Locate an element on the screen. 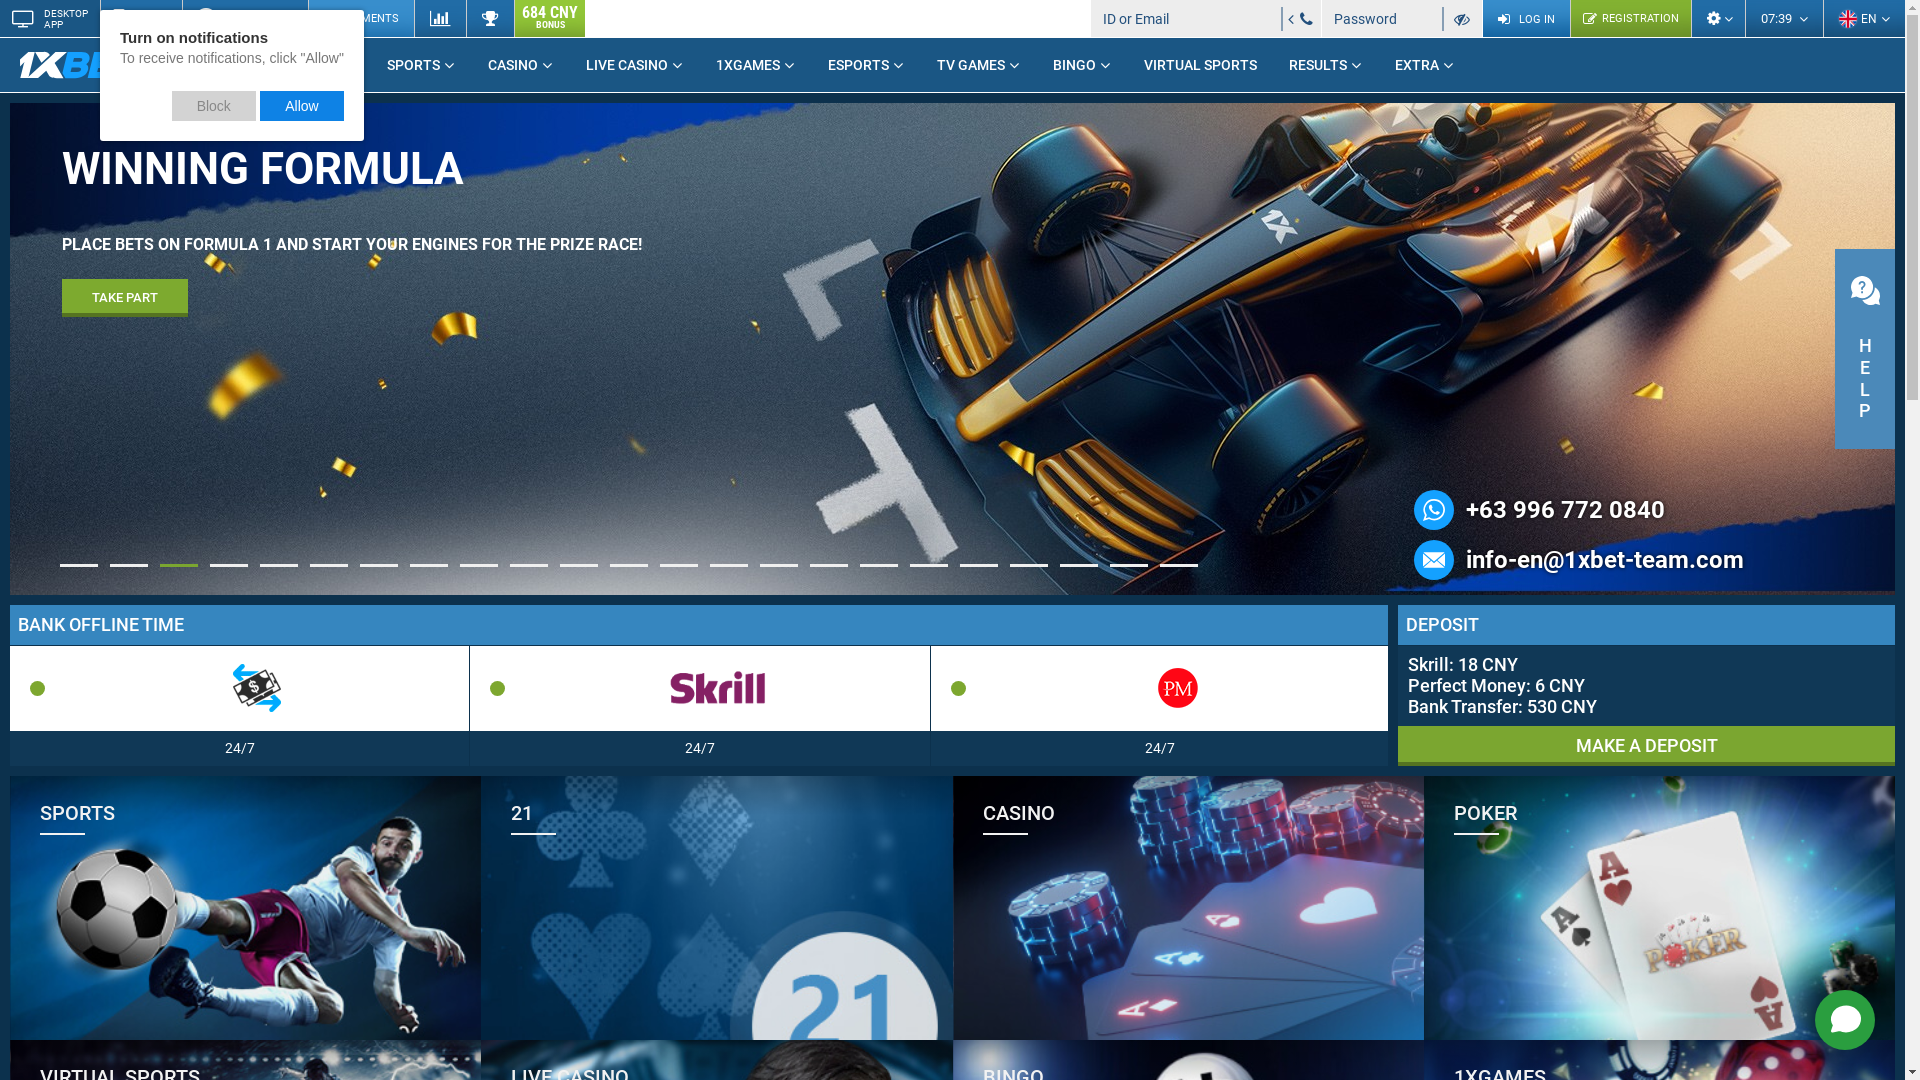 This screenshot has width=1920, height=1080. 'VIRTUAL SPORTS' is located at coordinates (1200, 64).